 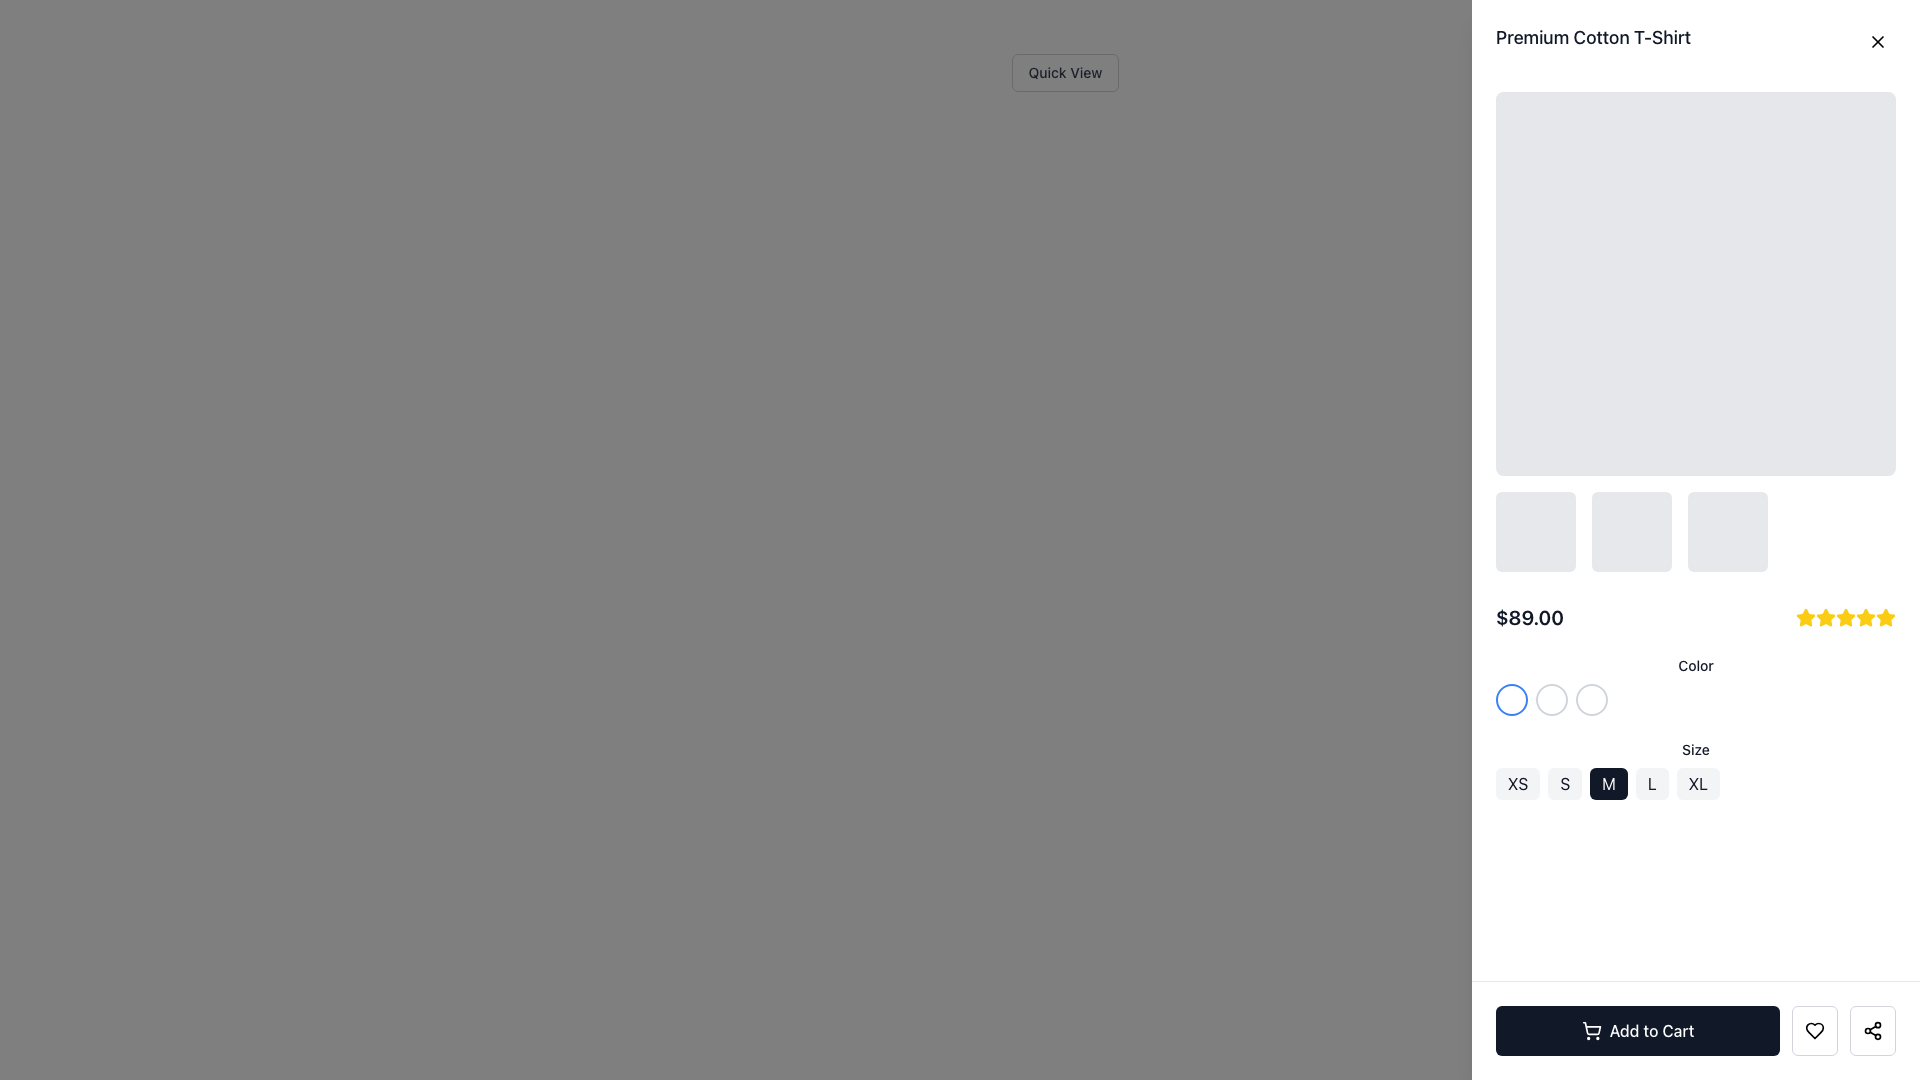 What do you see at coordinates (1694, 330) in the screenshot?
I see `the rectangular gray image placeholder with rounded corners located below the product title 'Premium Cotton T-Shirt' in the upper part of the product details section` at bounding box center [1694, 330].